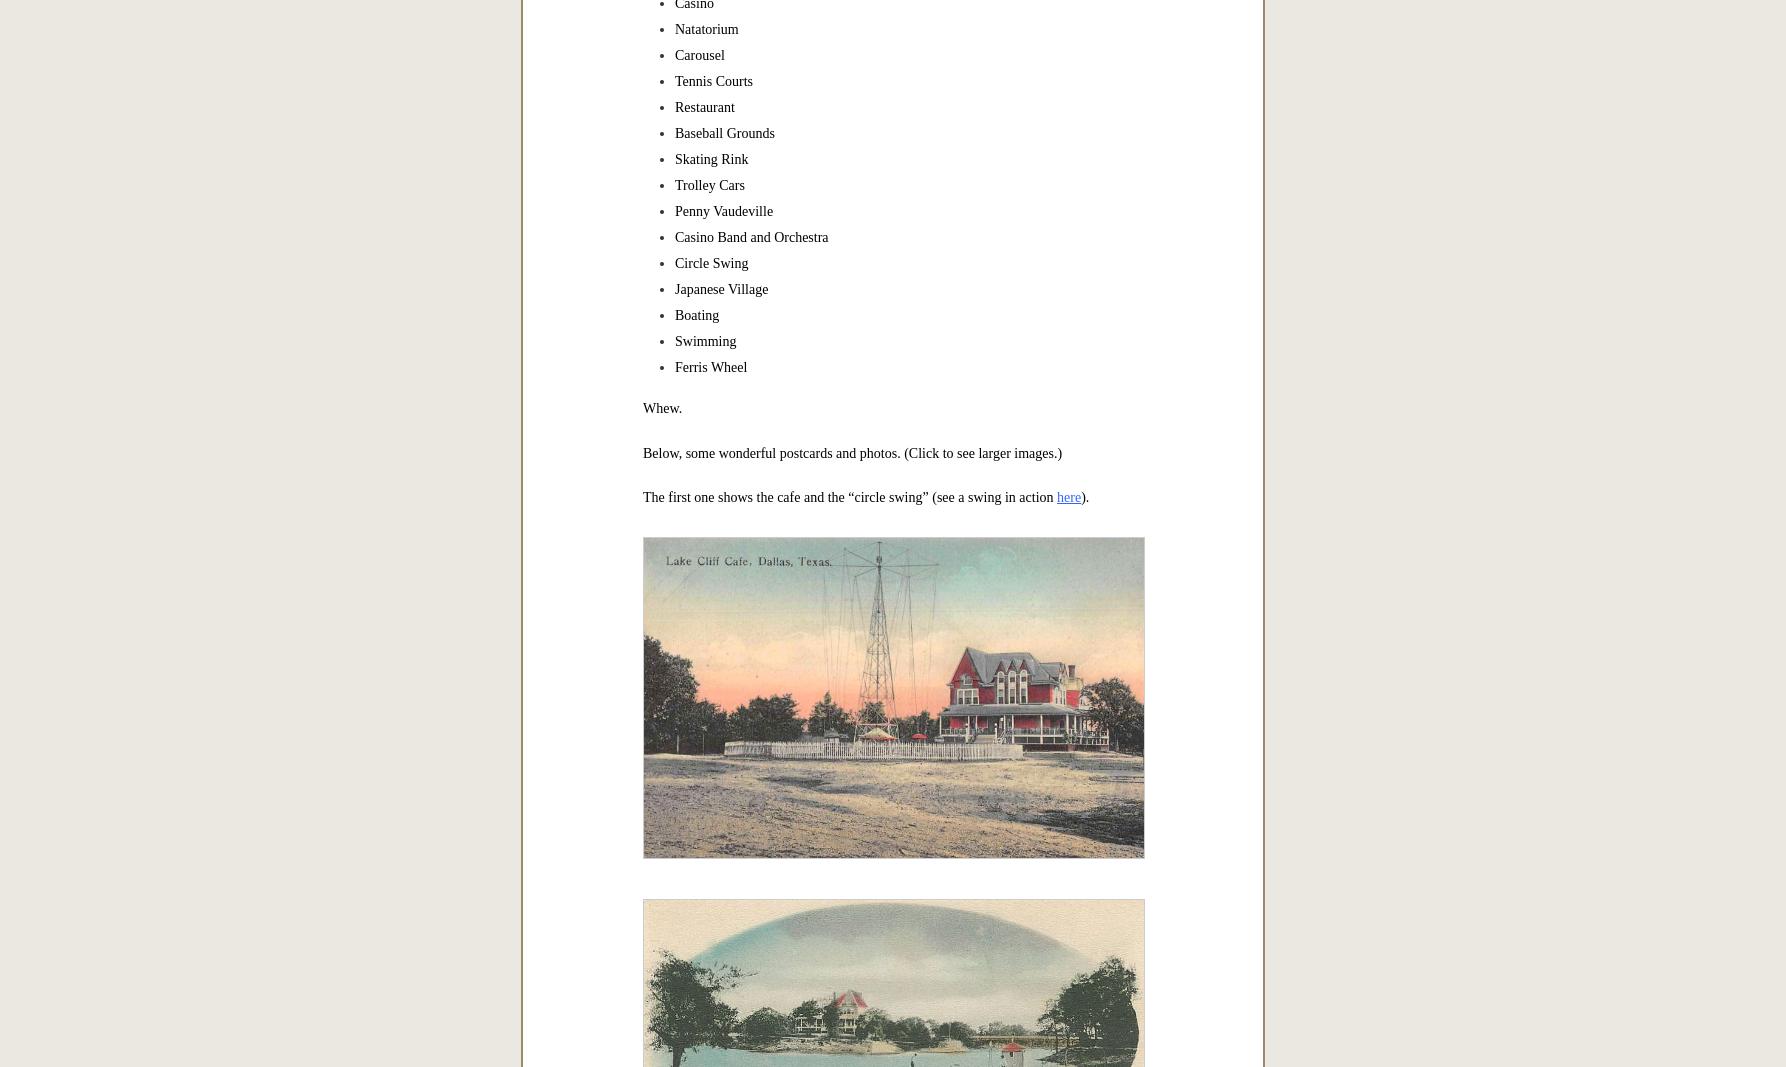 The height and width of the screenshot is (1067, 1786). Describe the element at coordinates (705, 340) in the screenshot. I see `'Swimming'` at that location.